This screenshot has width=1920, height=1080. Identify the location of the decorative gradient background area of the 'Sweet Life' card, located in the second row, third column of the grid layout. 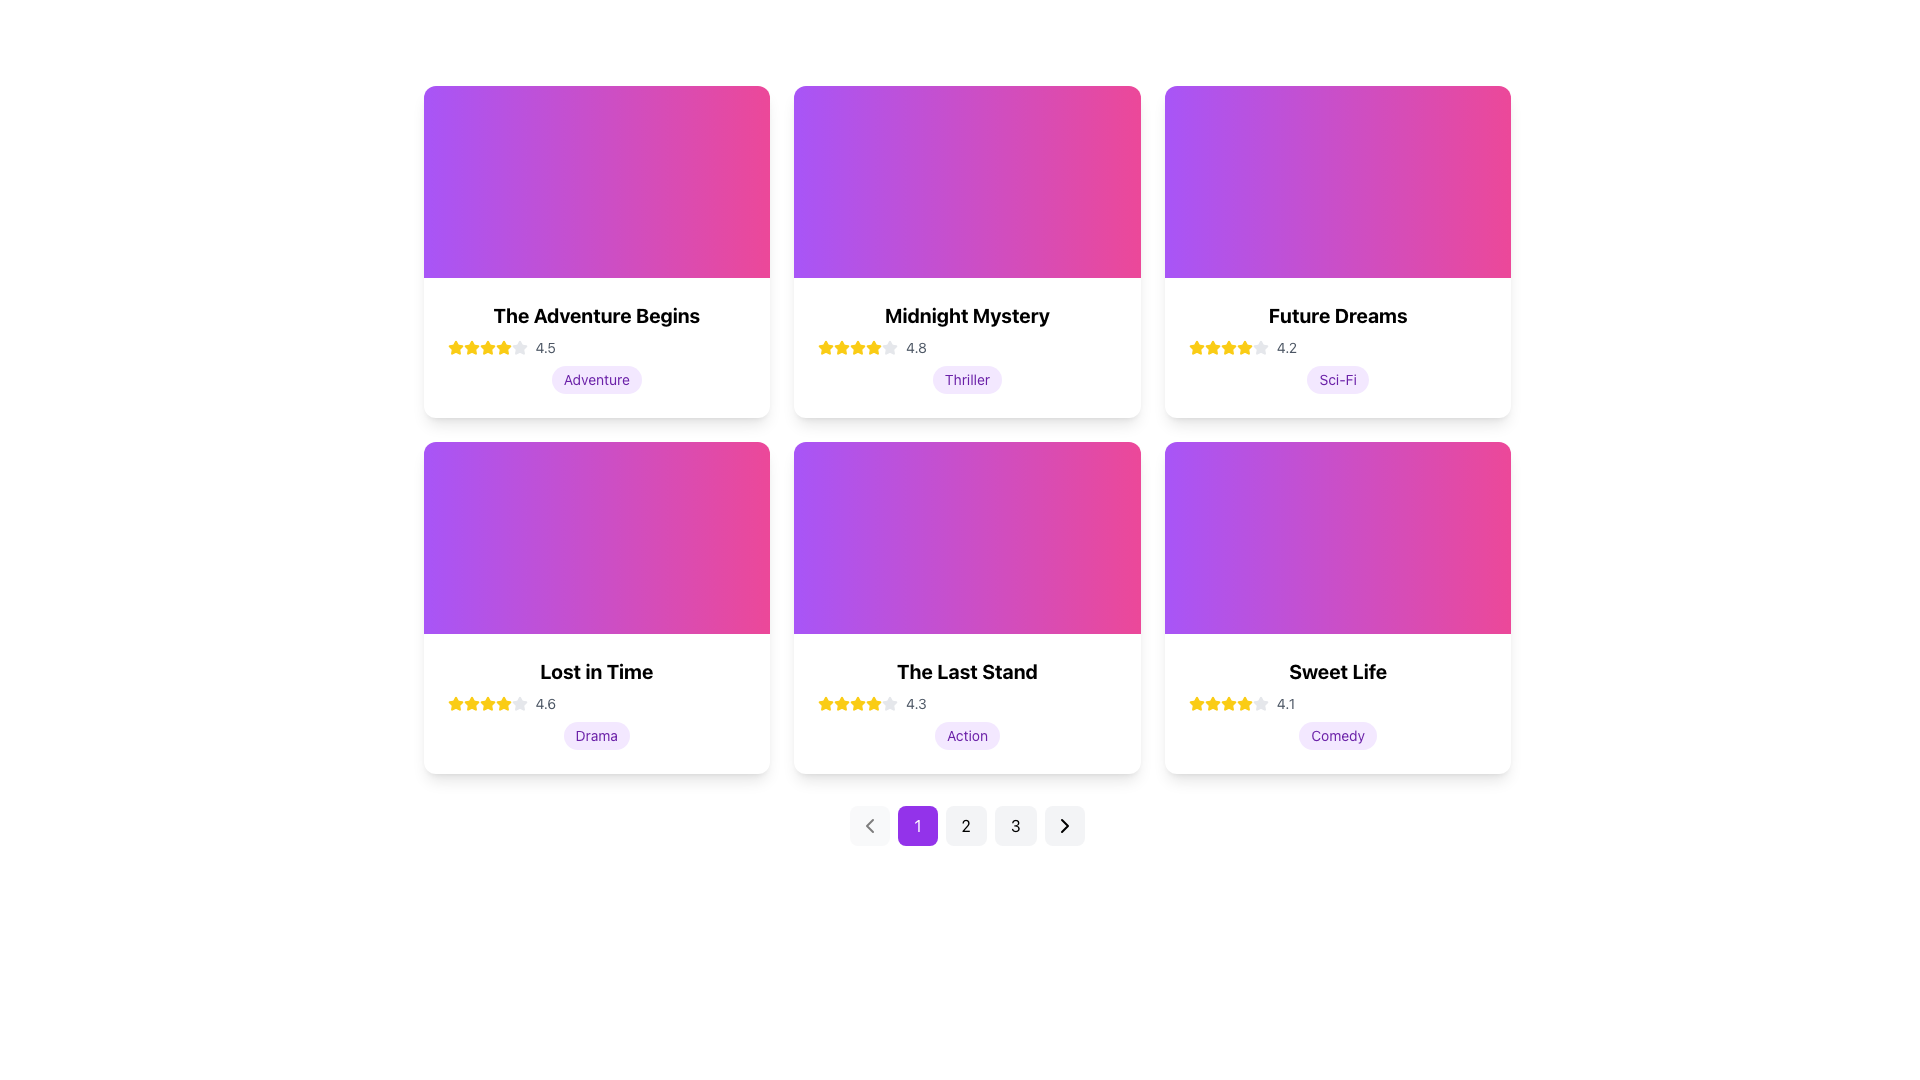
(1338, 536).